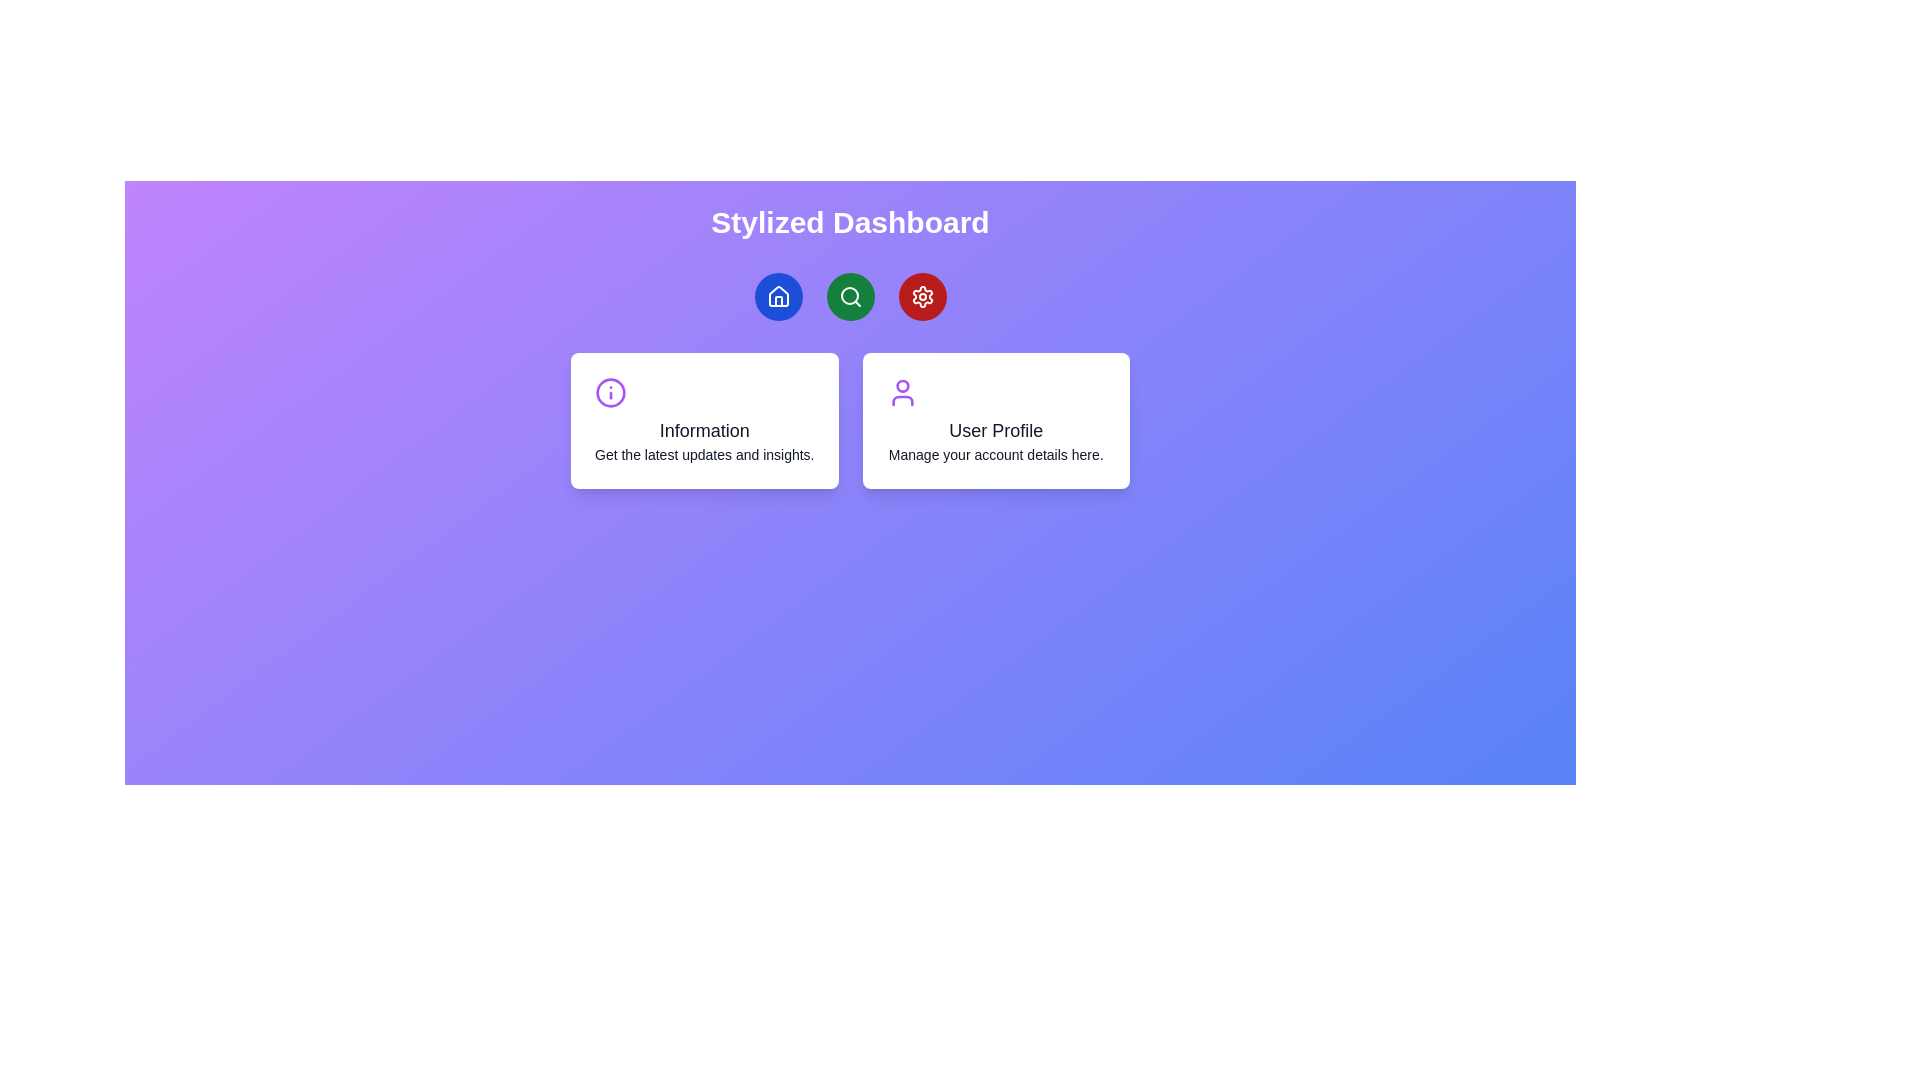  I want to click on the filled purple circle within the 'User Profile' icon, which is part of the 'lucide-user' illustration, so click(901, 386).